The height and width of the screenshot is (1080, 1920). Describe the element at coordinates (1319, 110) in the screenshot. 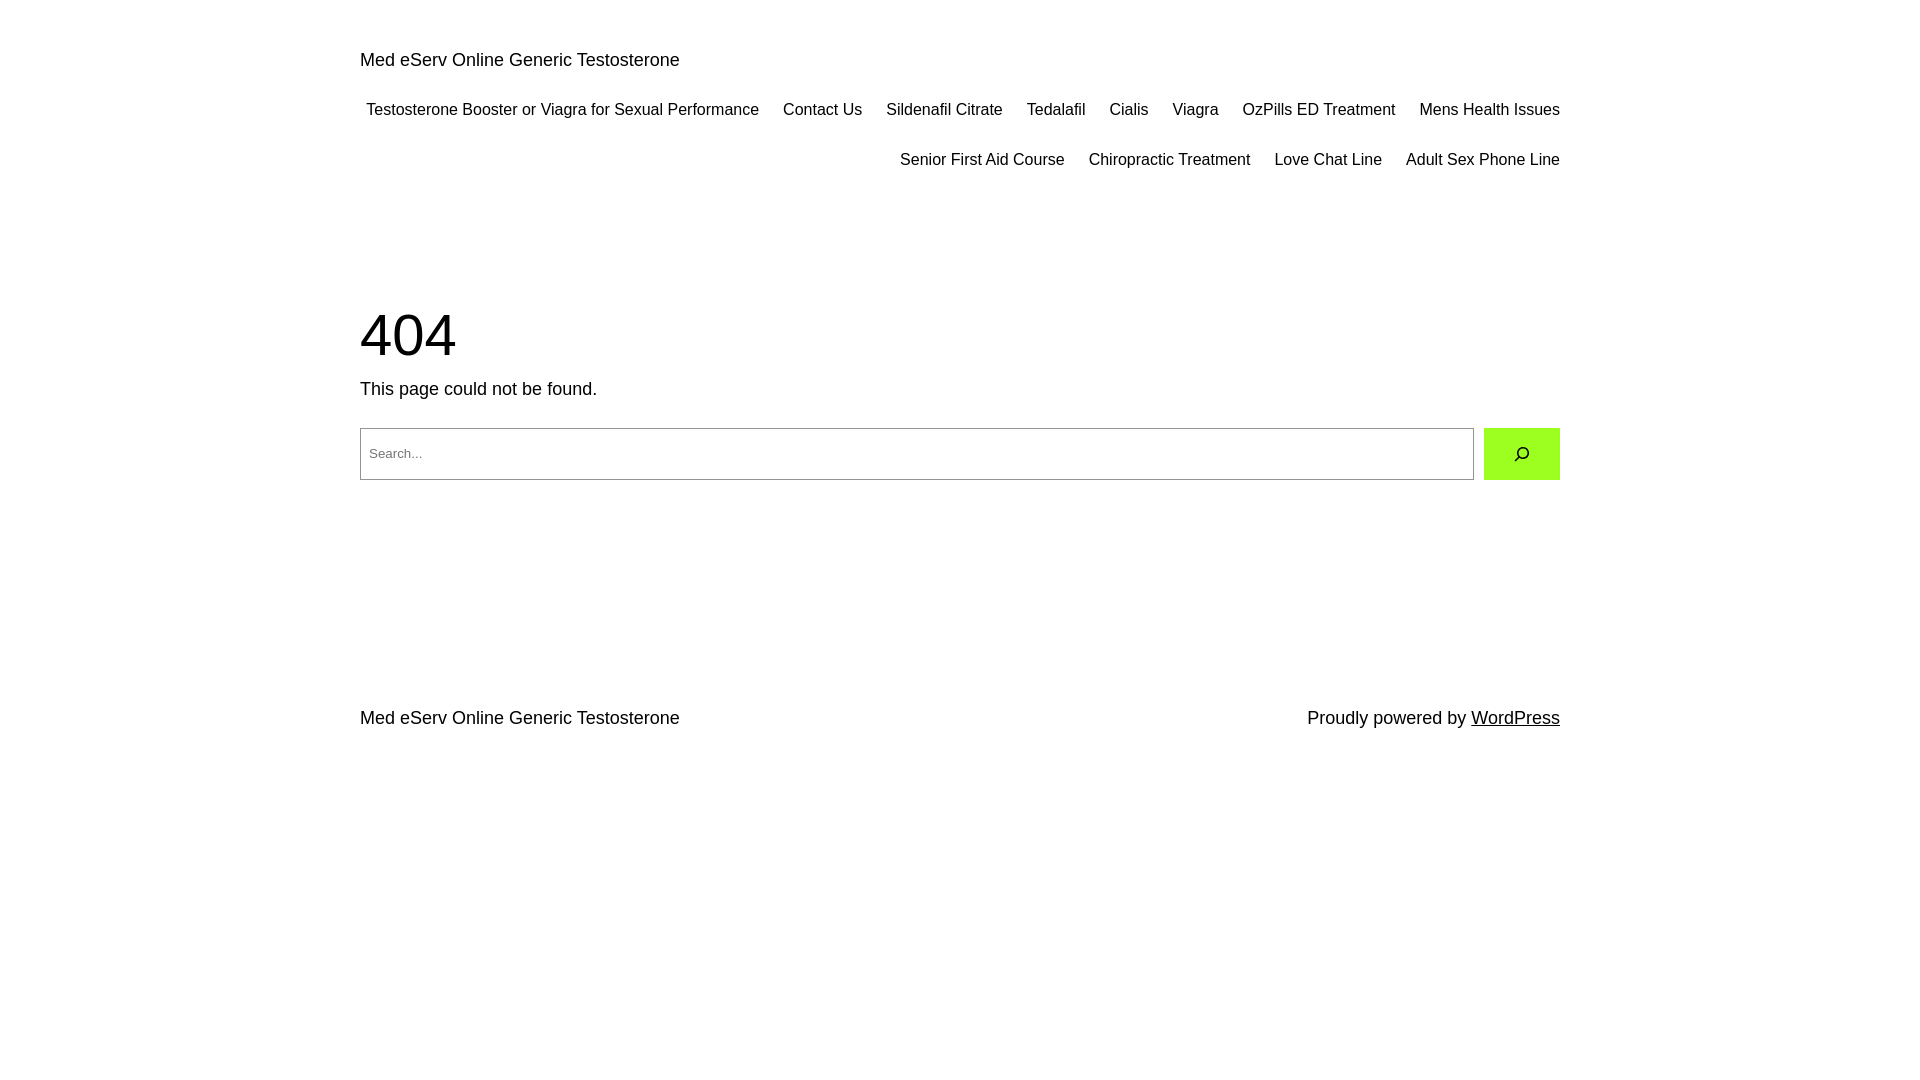

I see `'OzPills ED Treatment'` at that location.